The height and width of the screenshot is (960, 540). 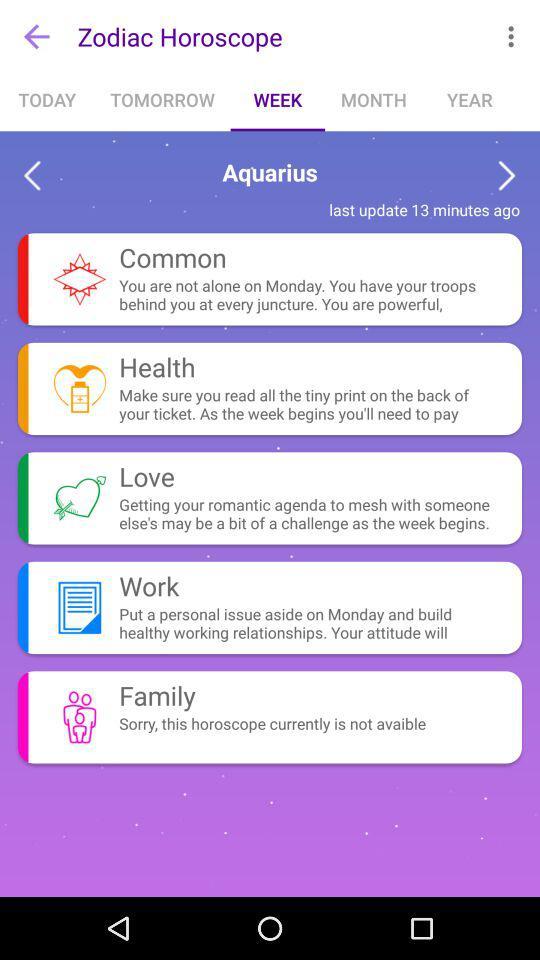 I want to click on the item to the left of zodiac horoscope item, so click(x=36, y=35).